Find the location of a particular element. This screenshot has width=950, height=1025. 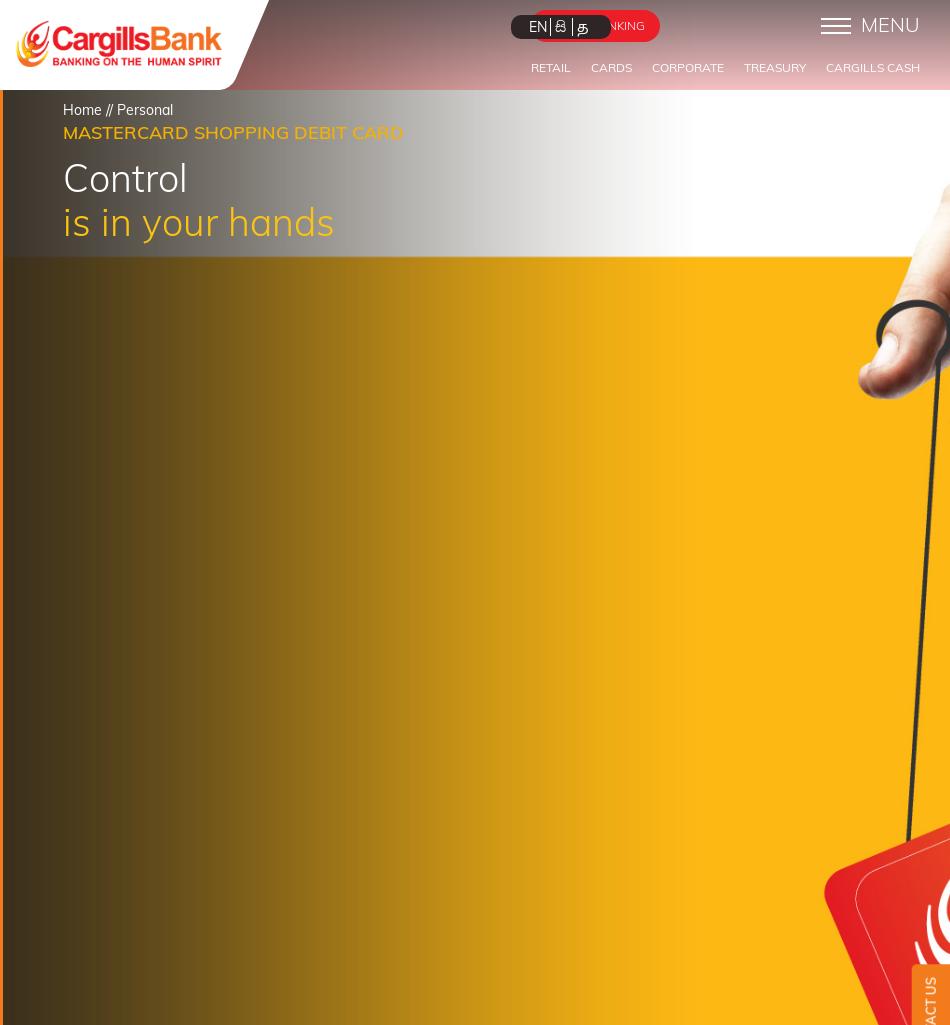

'is in your hands' is located at coordinates (199, 220).